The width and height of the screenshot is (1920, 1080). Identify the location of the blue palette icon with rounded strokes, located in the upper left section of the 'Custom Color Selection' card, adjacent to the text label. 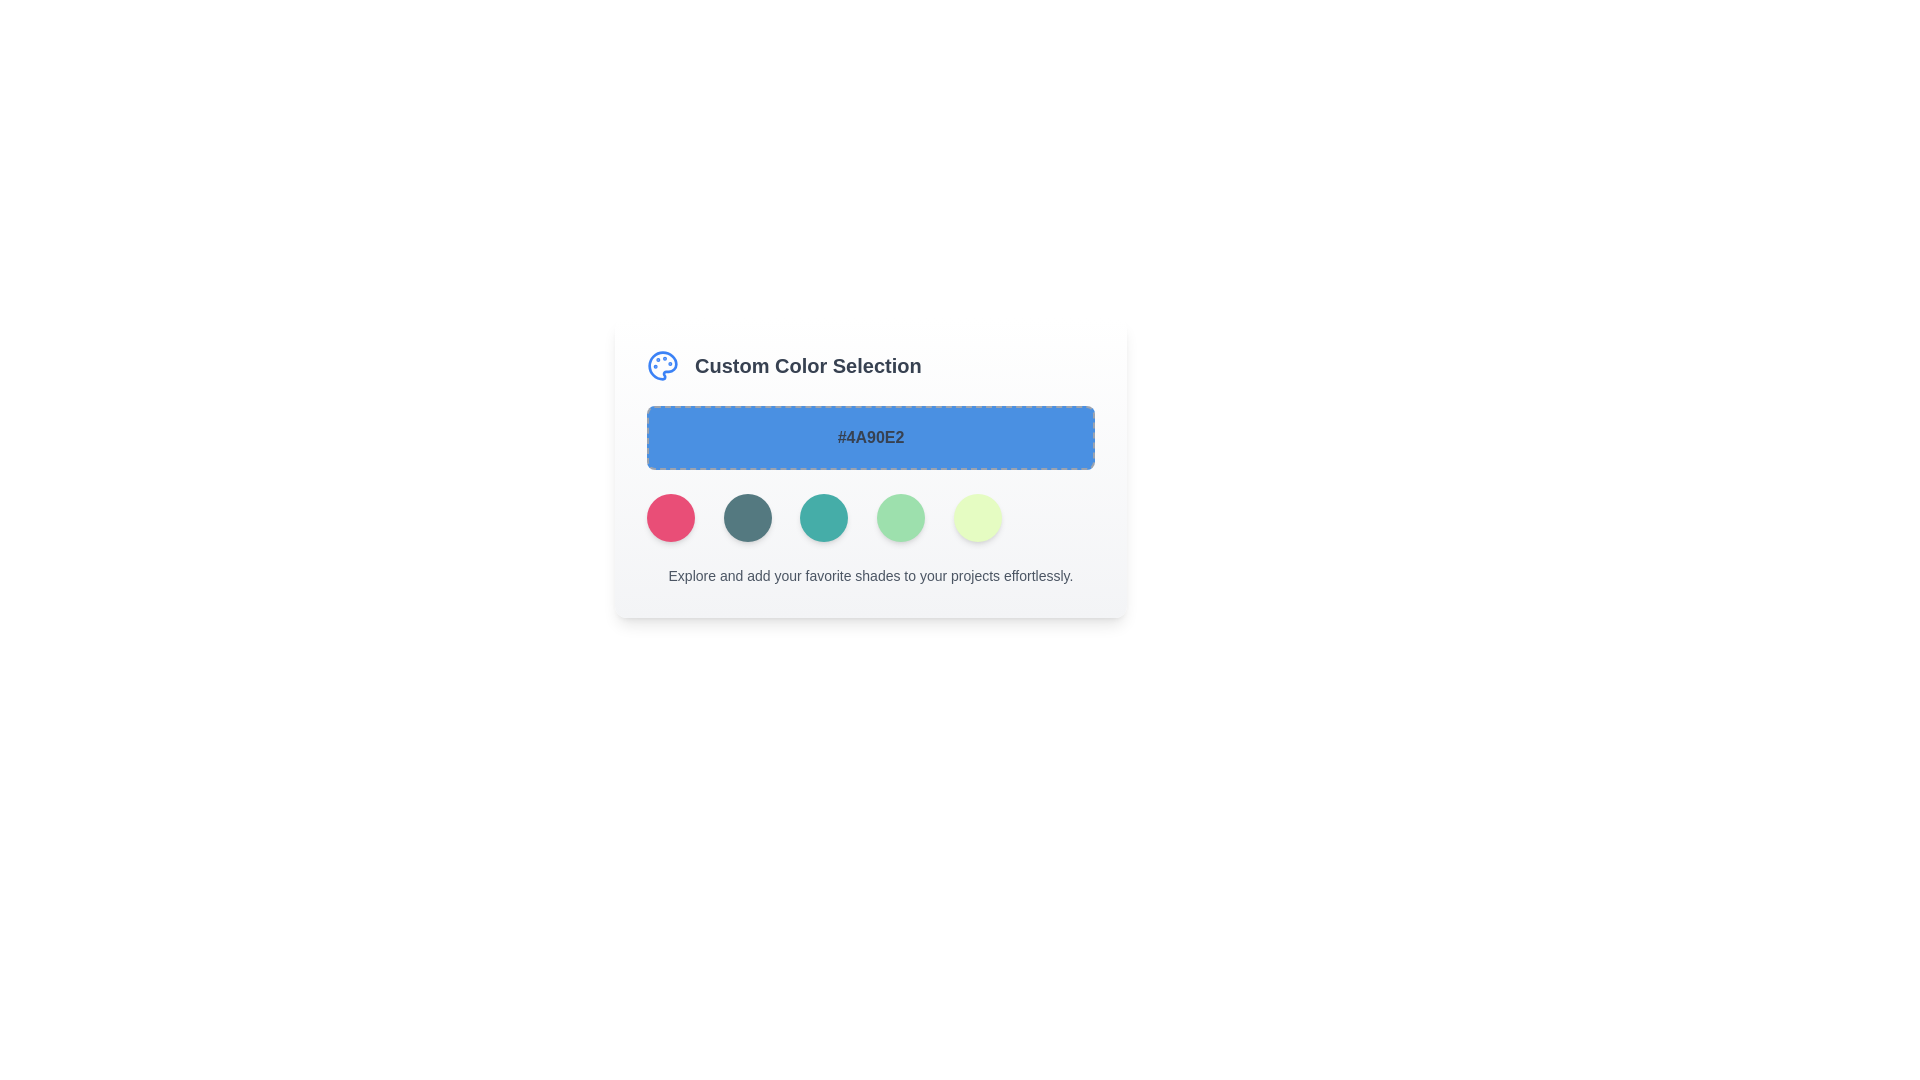
(662, 366).